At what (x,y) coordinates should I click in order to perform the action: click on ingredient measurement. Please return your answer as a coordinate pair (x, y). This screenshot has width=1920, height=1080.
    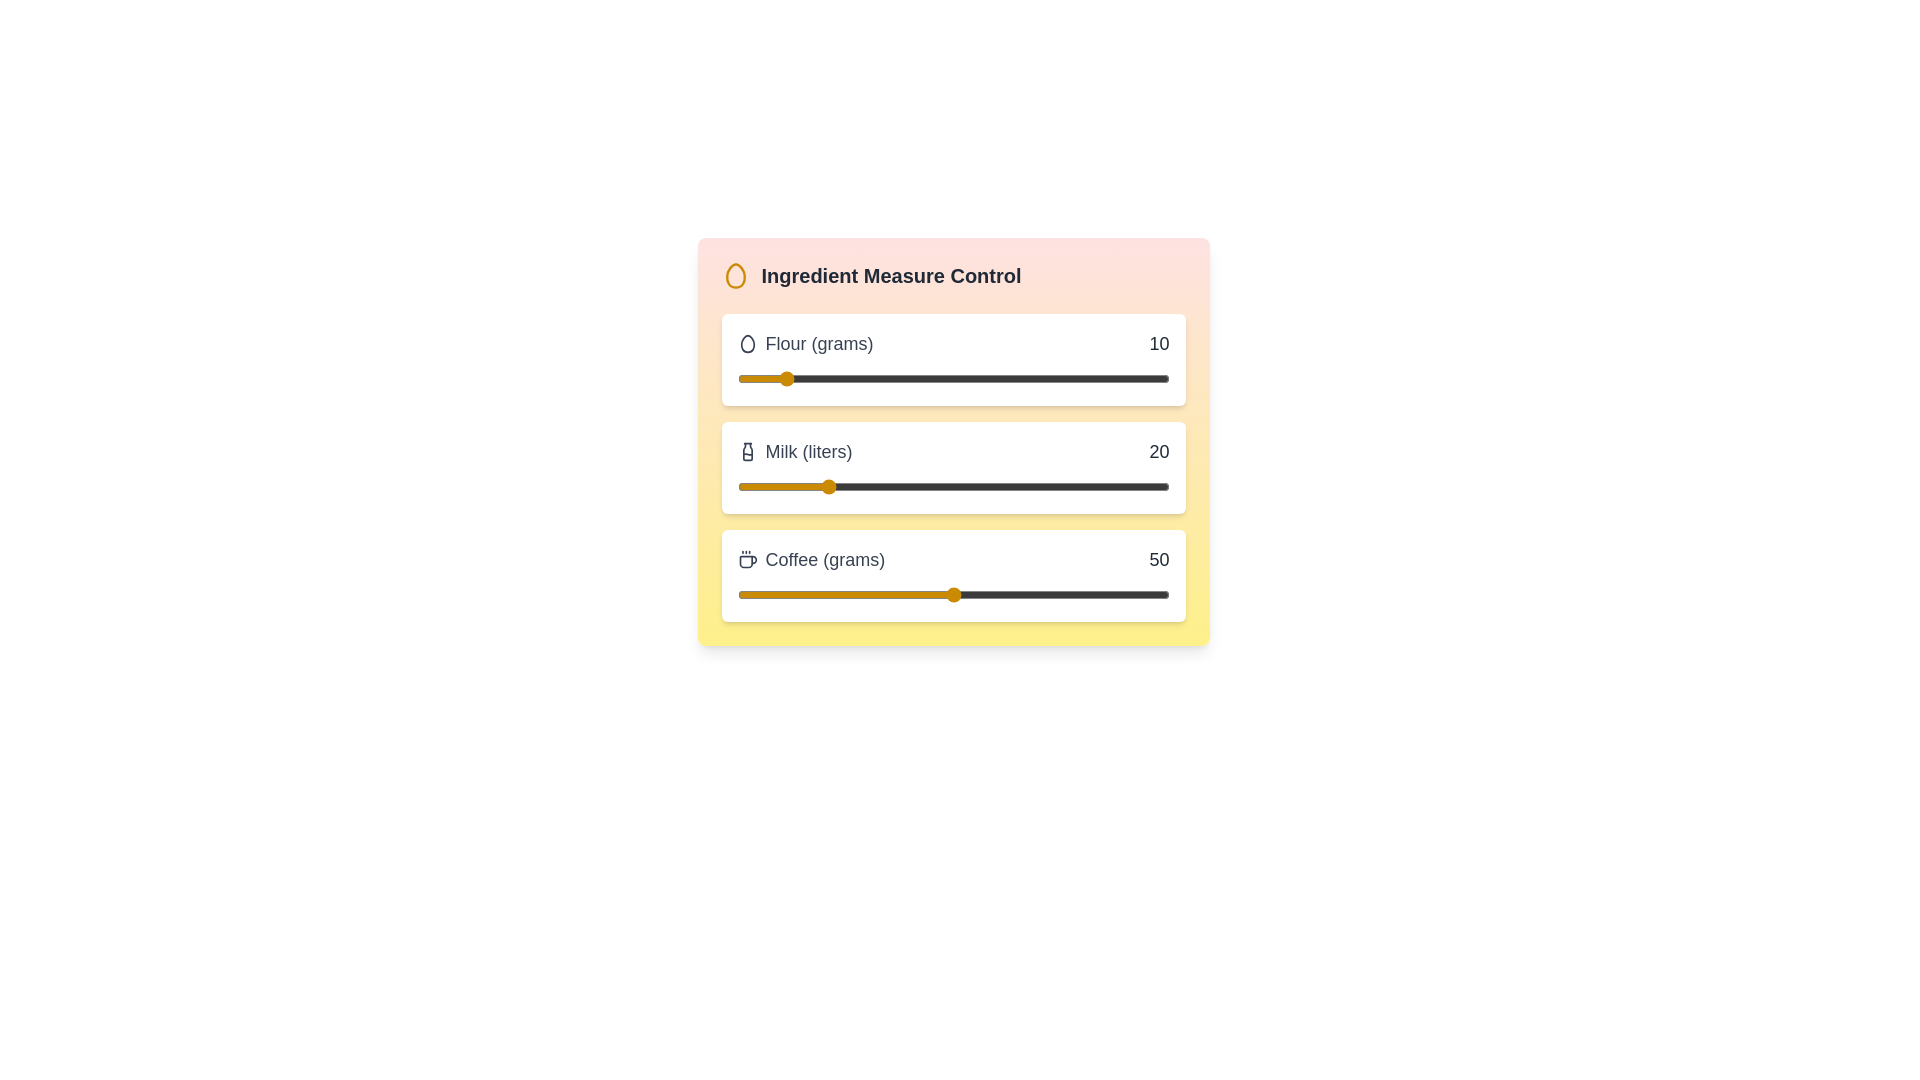
    Looking at the image, I should click on (1043, 378).